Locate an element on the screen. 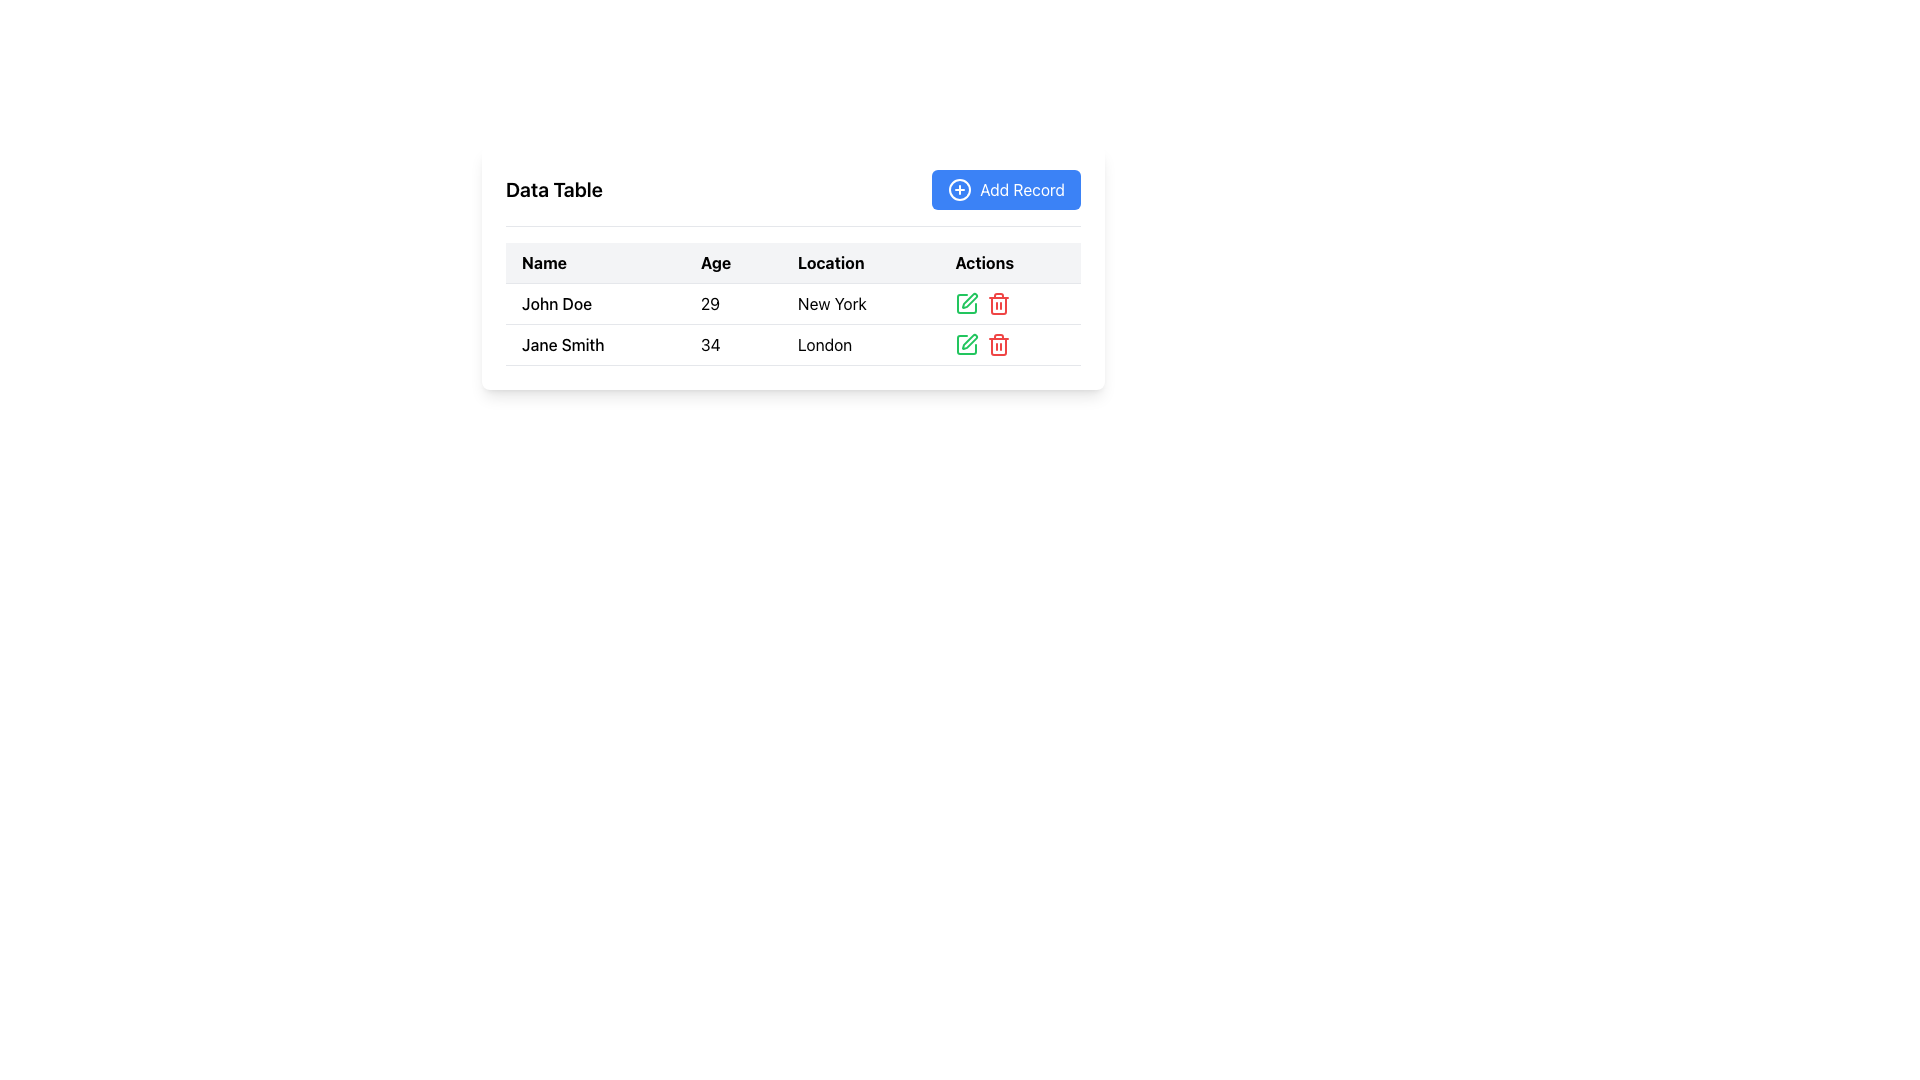 The height and width of the screenshot is (1080, 1920). the leftmost icon button in the 'Actions' column of the first row in the data table is located at coordinates (967, 304).